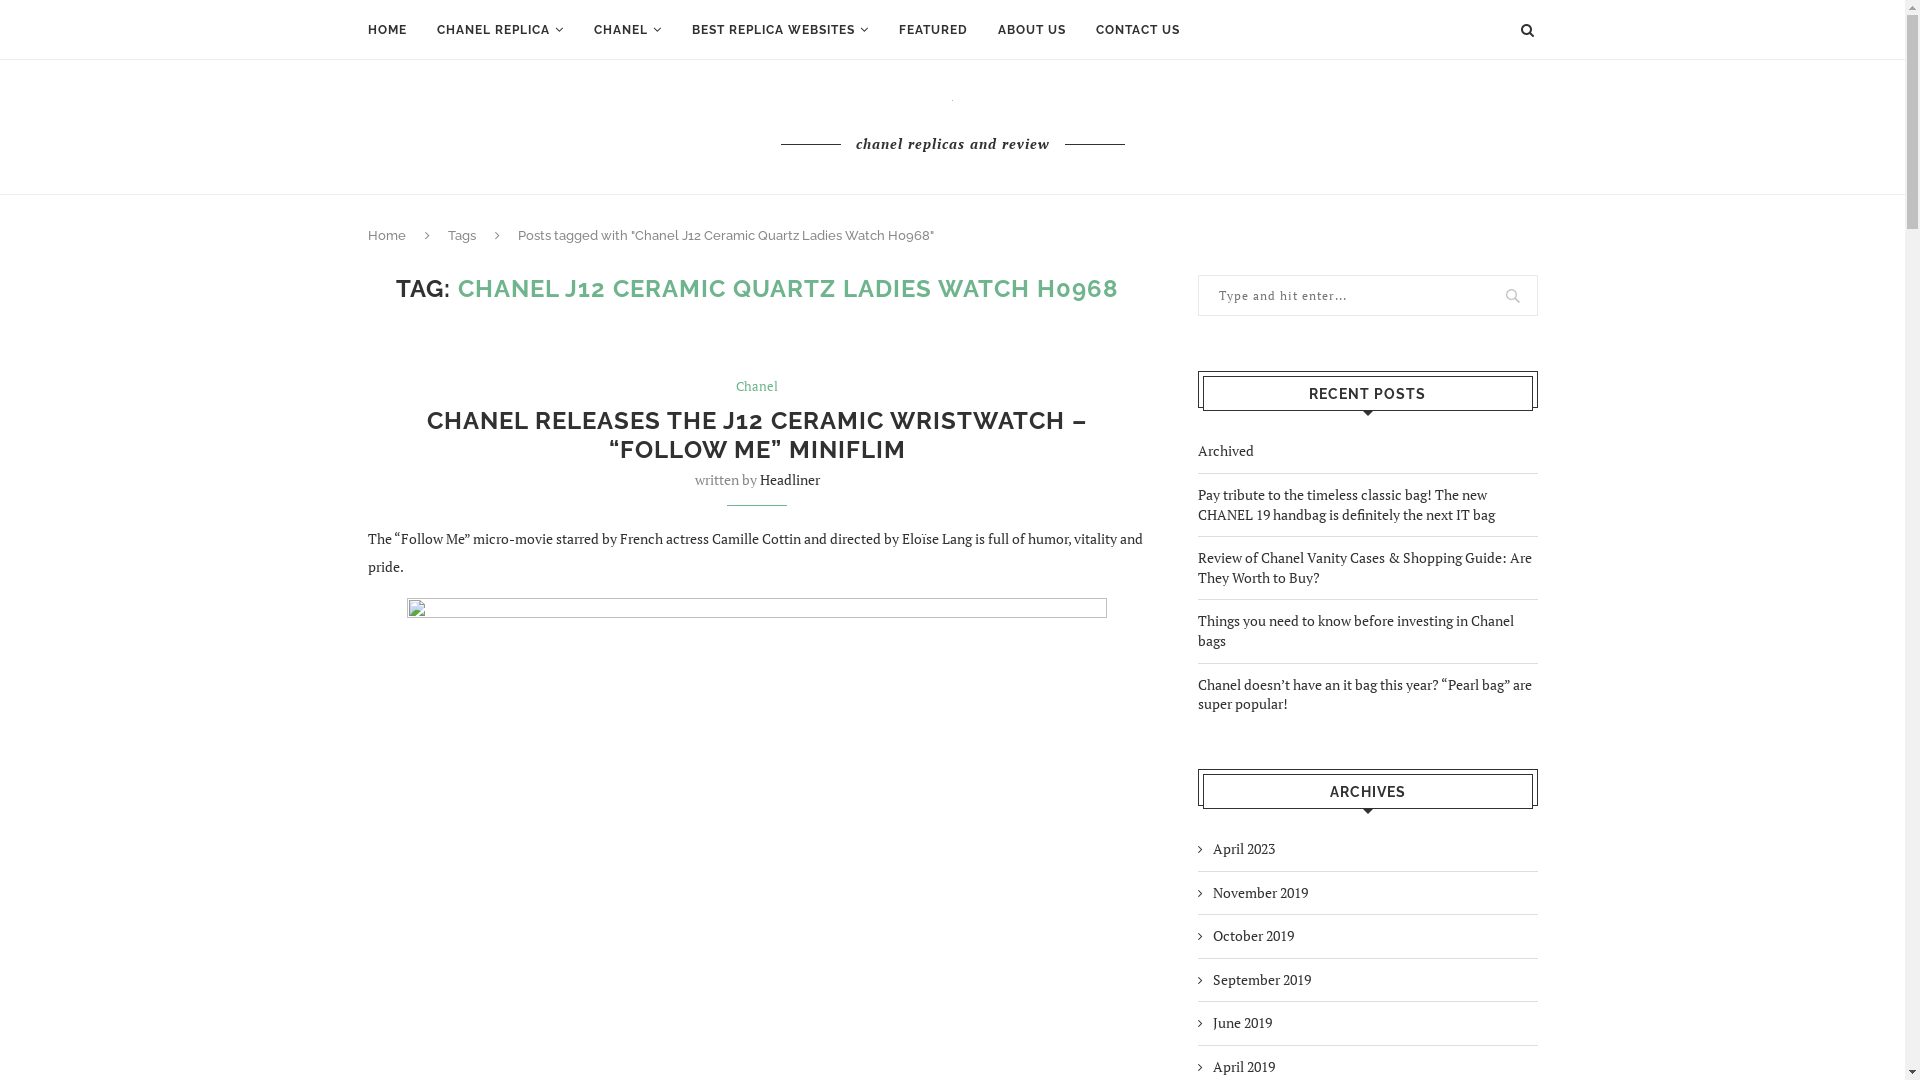 This screenshot has height=1080, width=1920. Describe the element at coordinates (1235, 848) in the screenshot. I see `'April 2023'` at that location.